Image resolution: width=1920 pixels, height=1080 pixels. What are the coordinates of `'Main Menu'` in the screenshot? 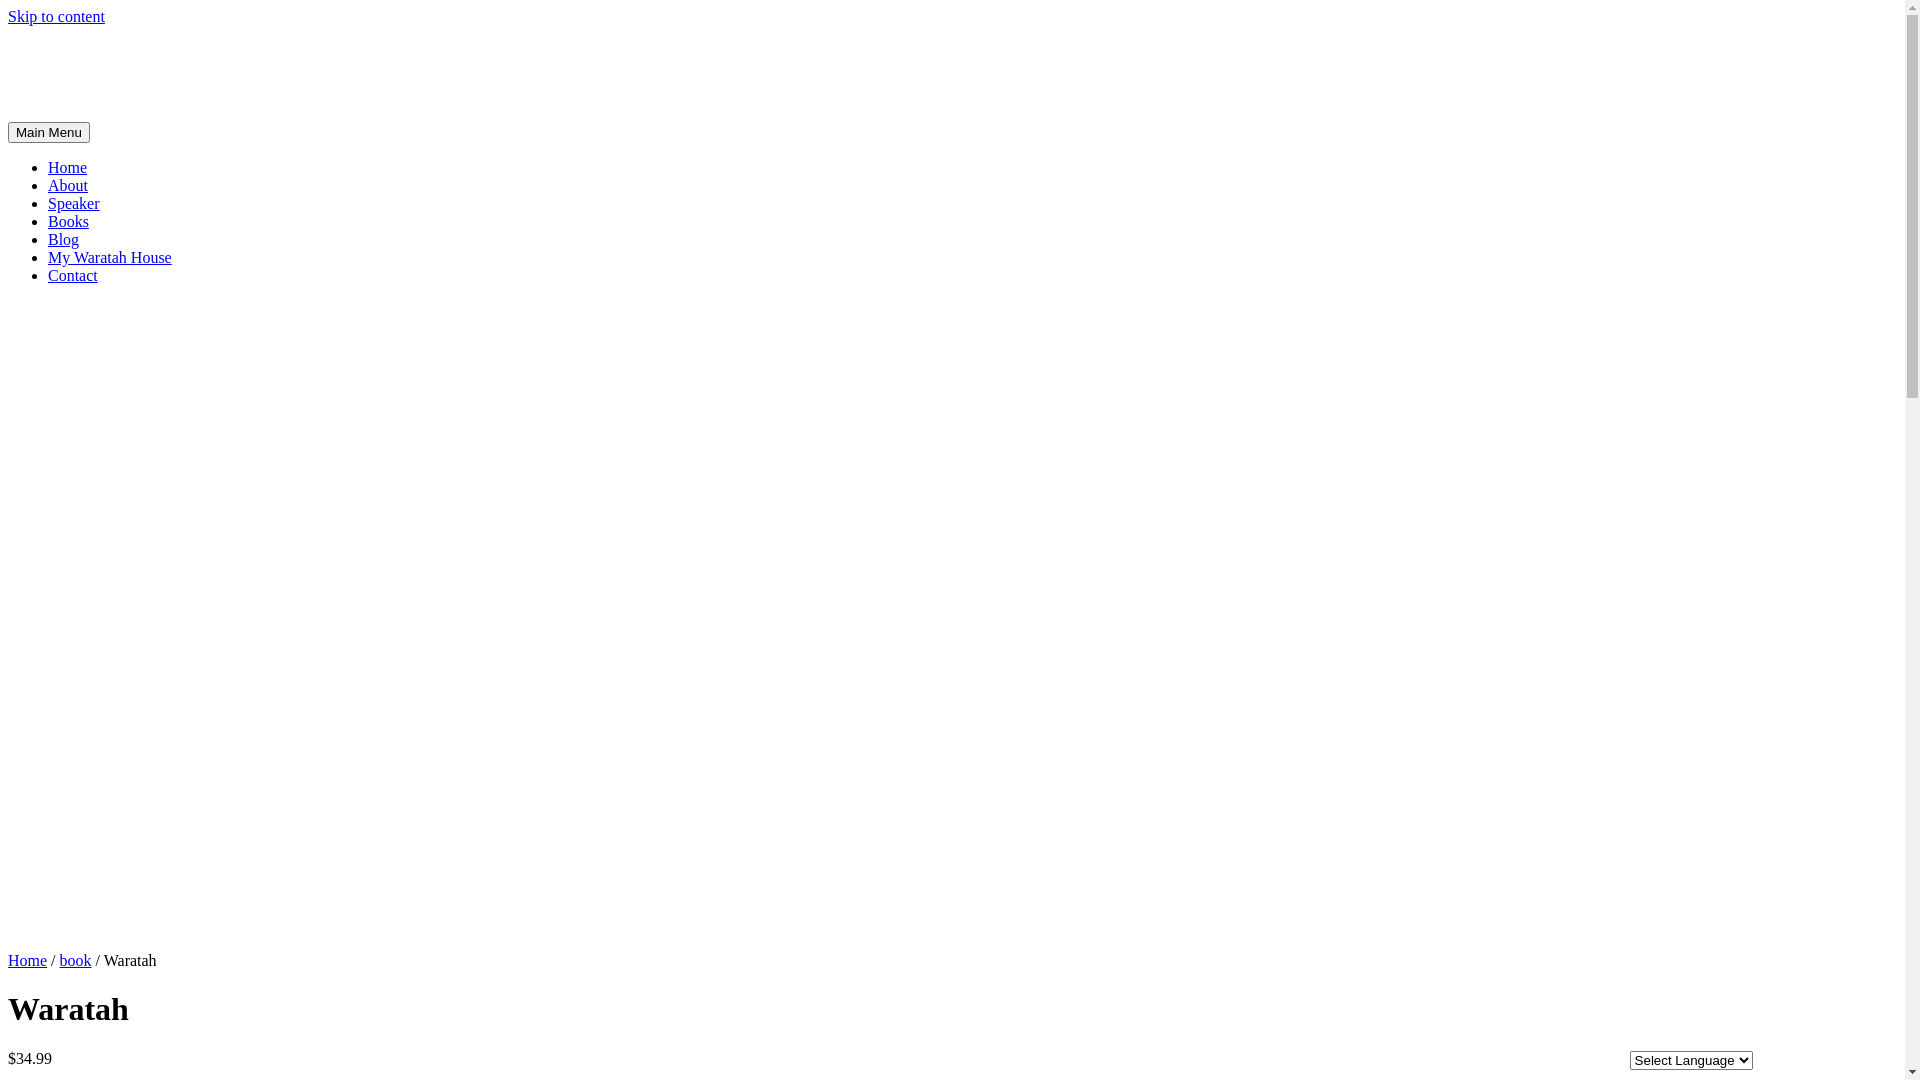 It's located at (48, 132).